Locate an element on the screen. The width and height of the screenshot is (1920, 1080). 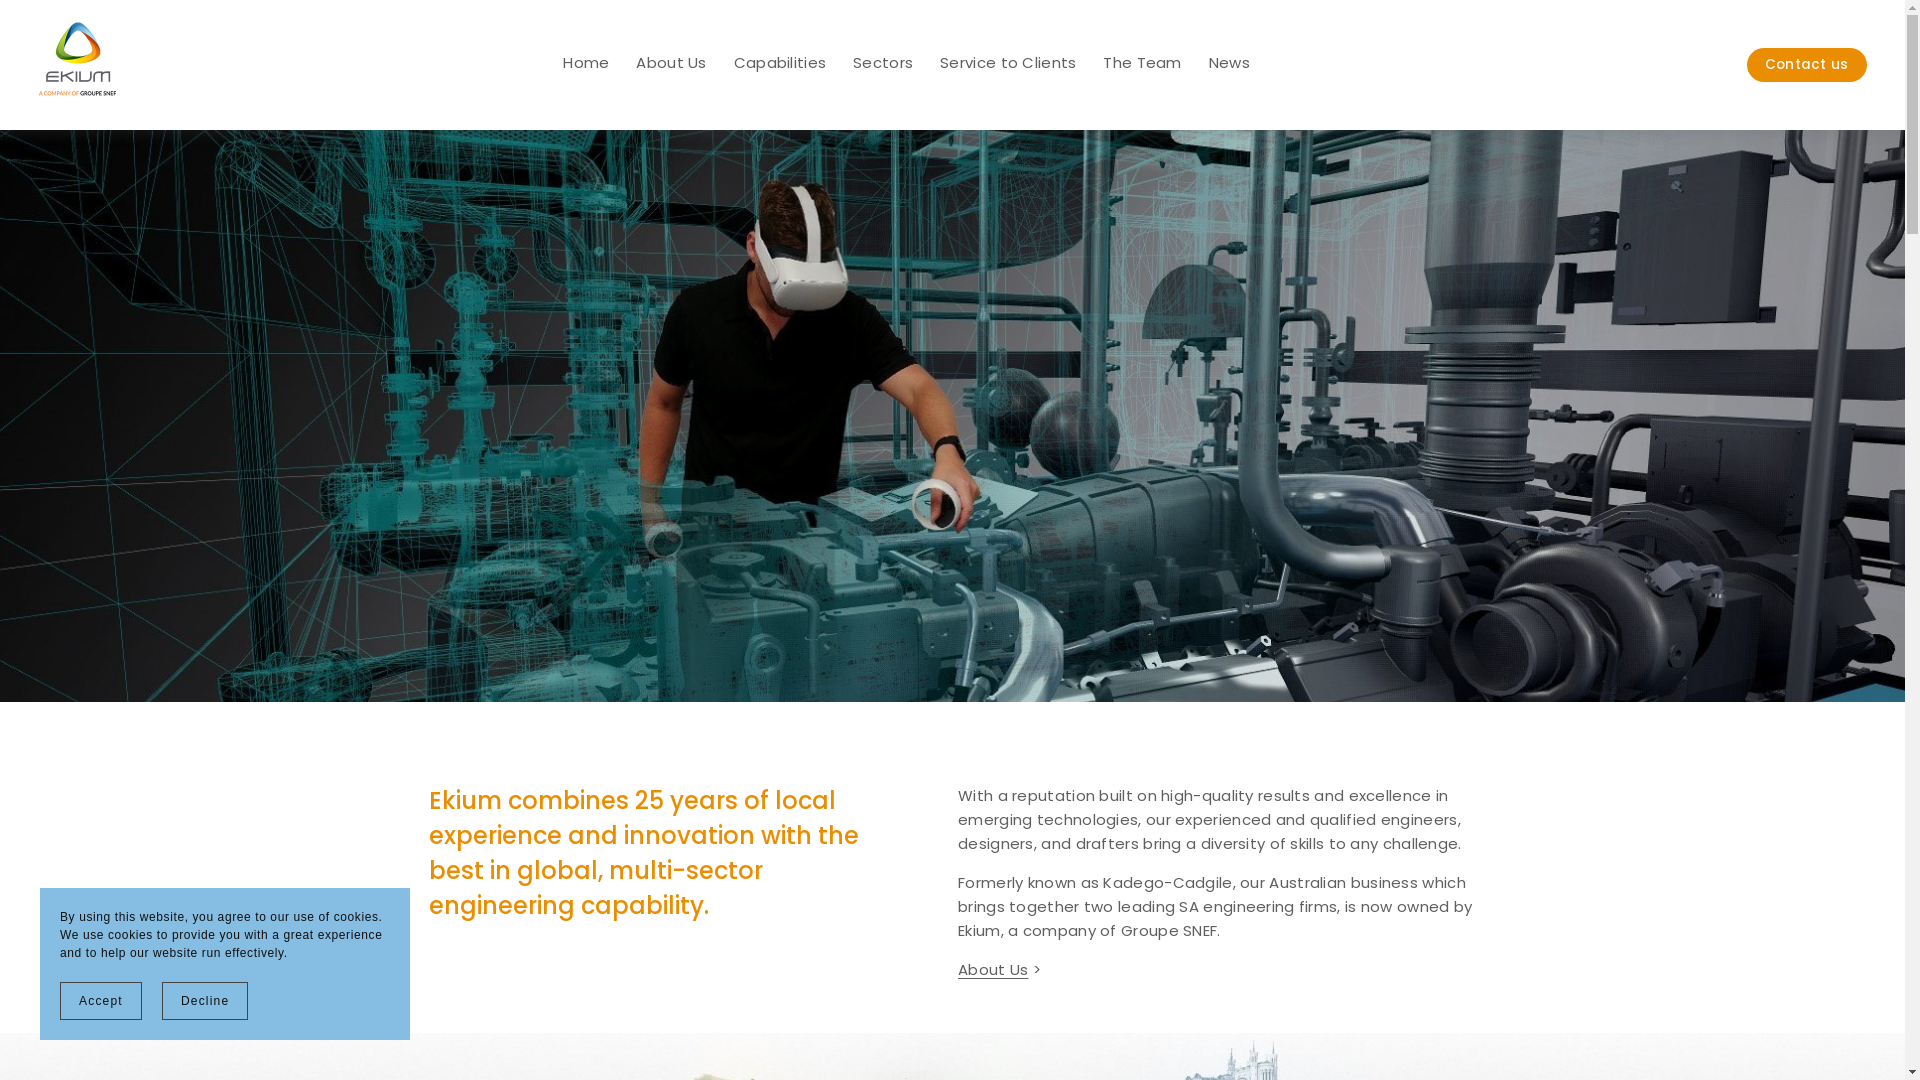
'Capabilities' is located at coordinates (779, 64).